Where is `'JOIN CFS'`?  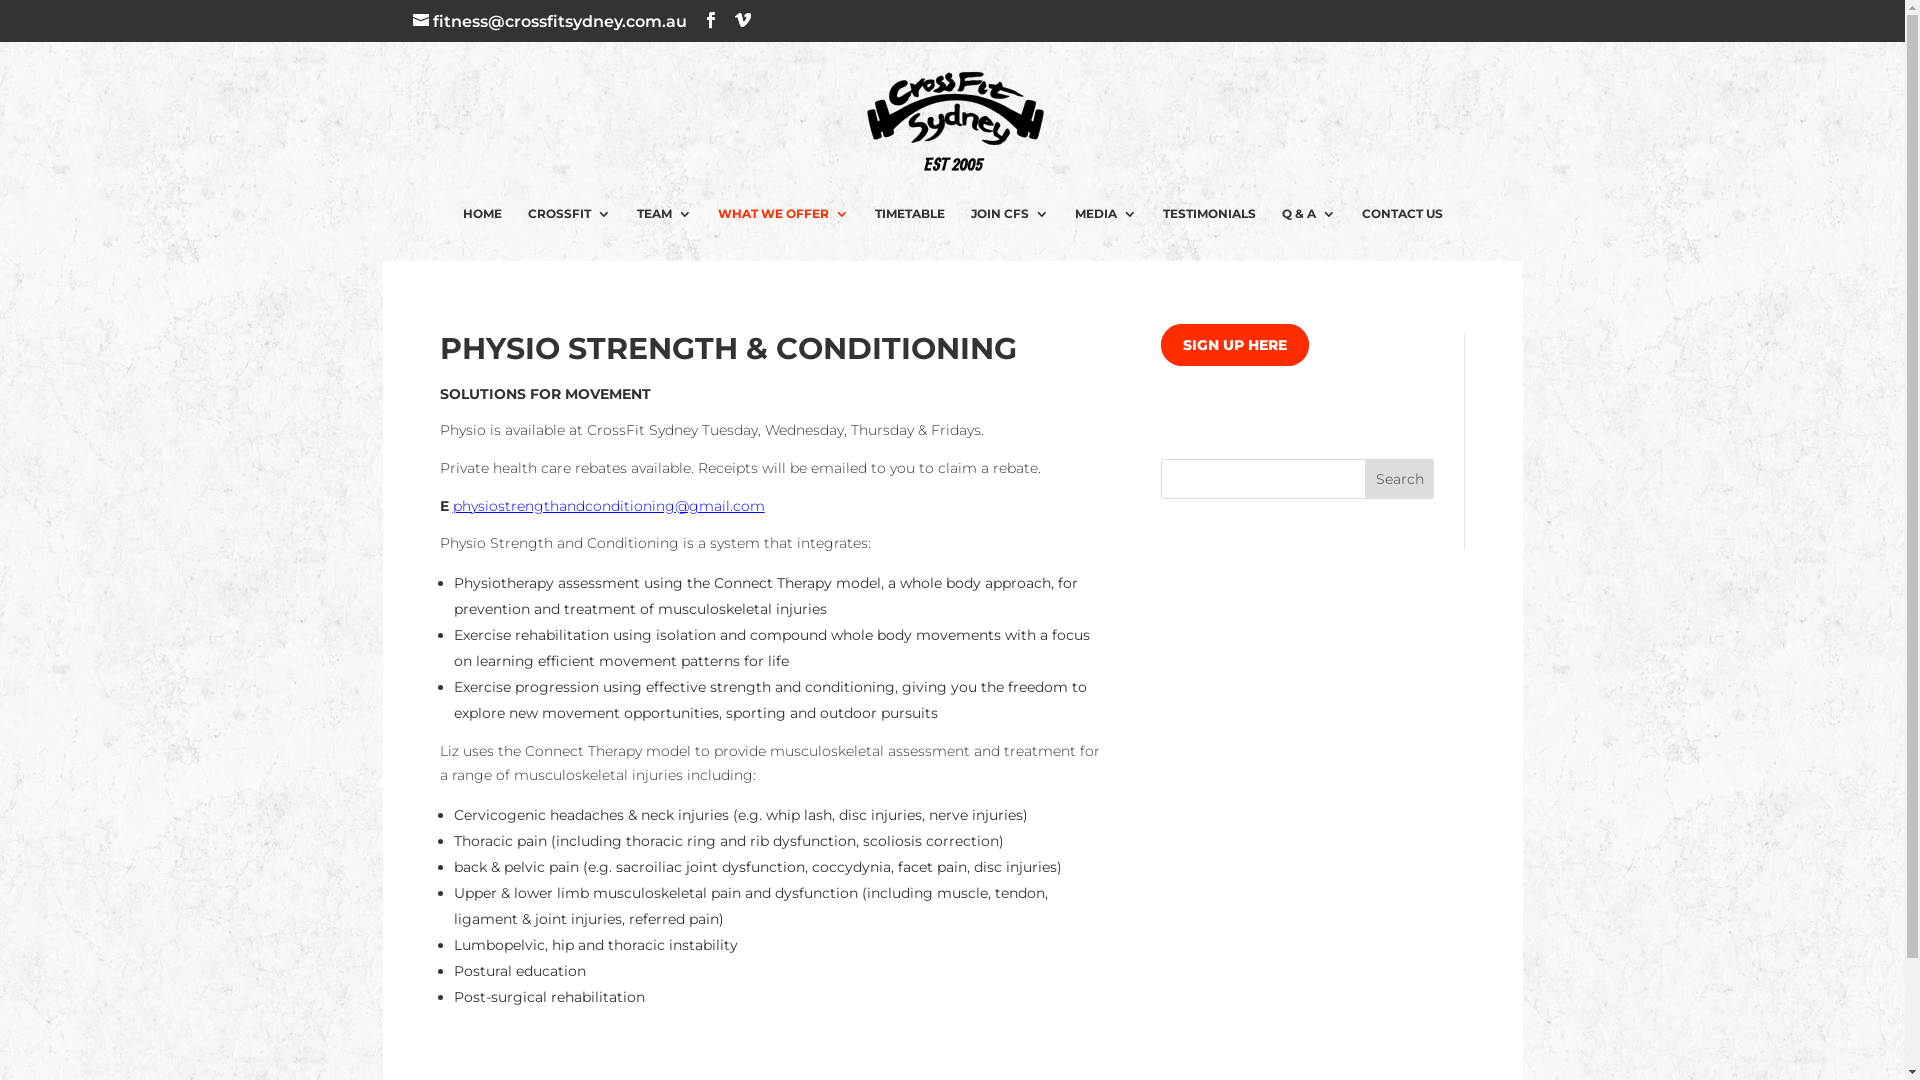 'JOIN CFS' is located at coordinates (1008, 219).